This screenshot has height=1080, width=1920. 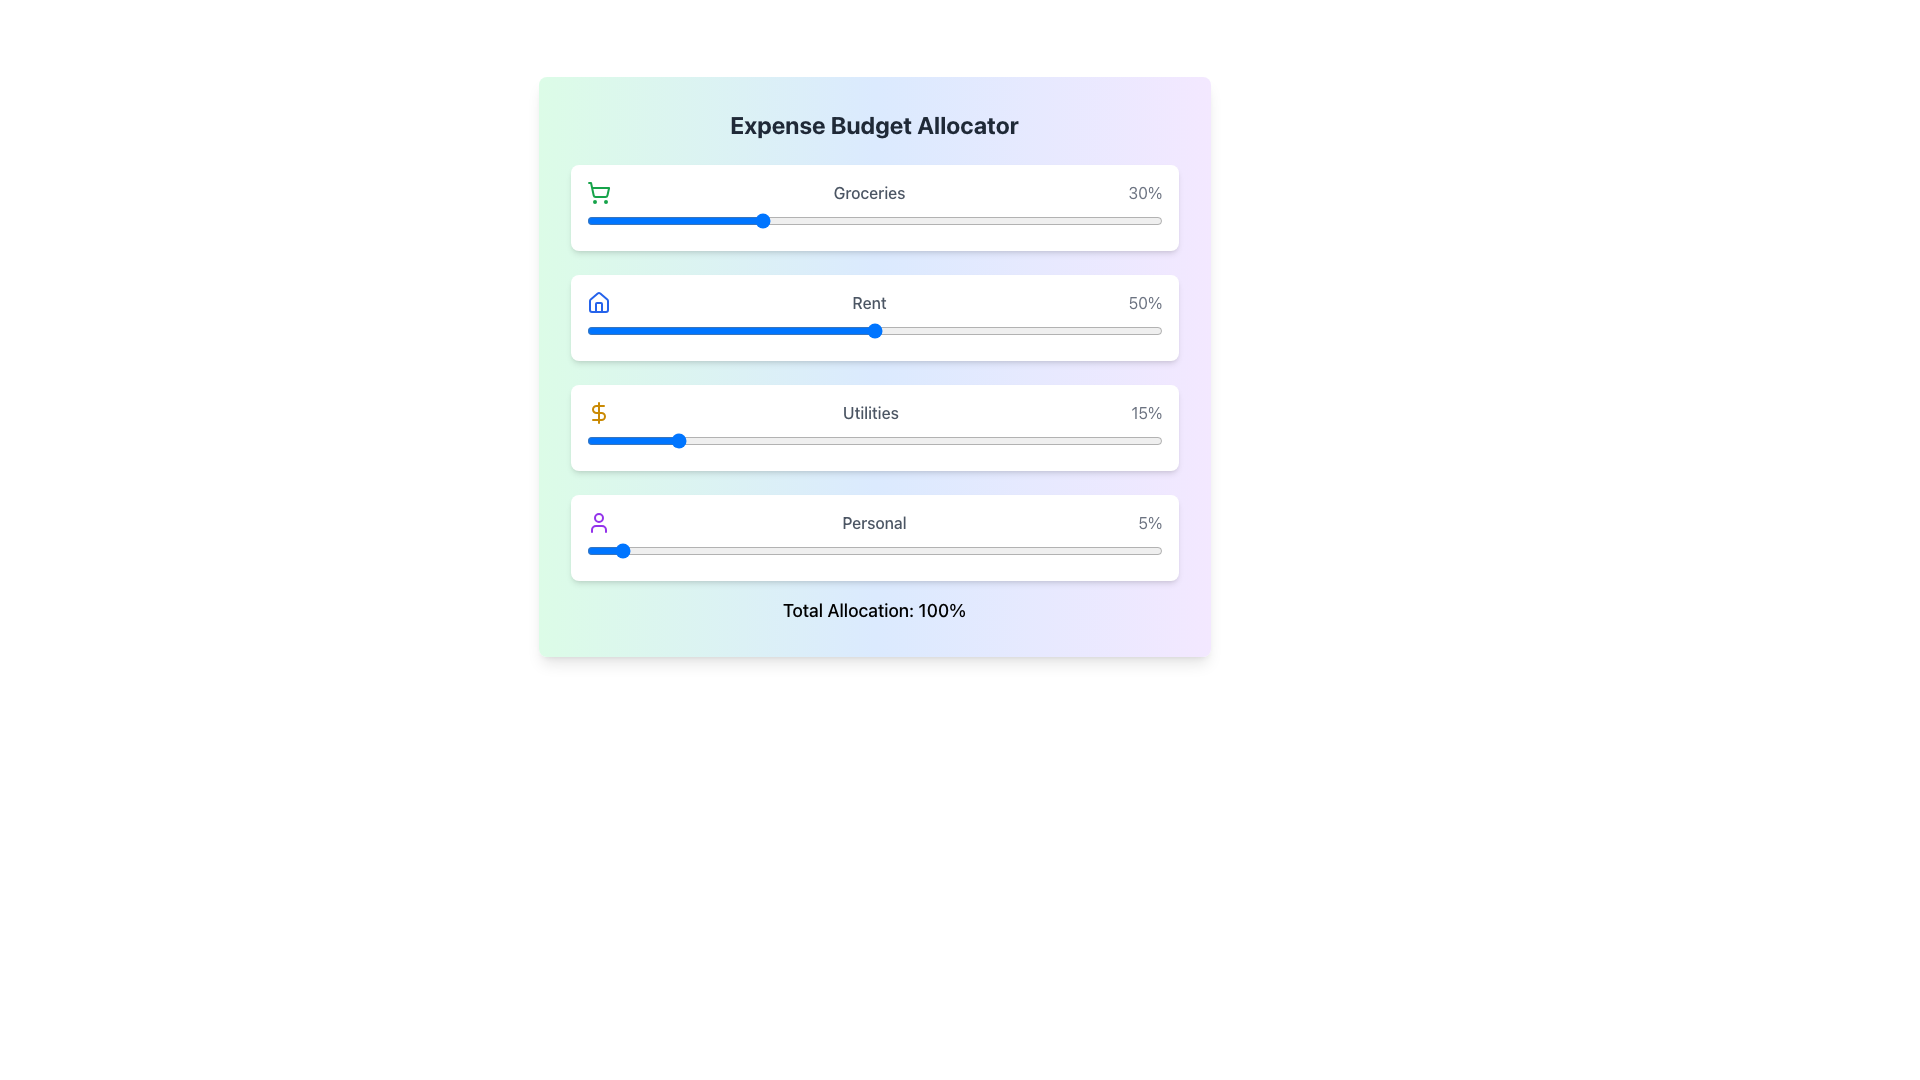 I want to click on utilities allocation, so click(x=620, y=439).